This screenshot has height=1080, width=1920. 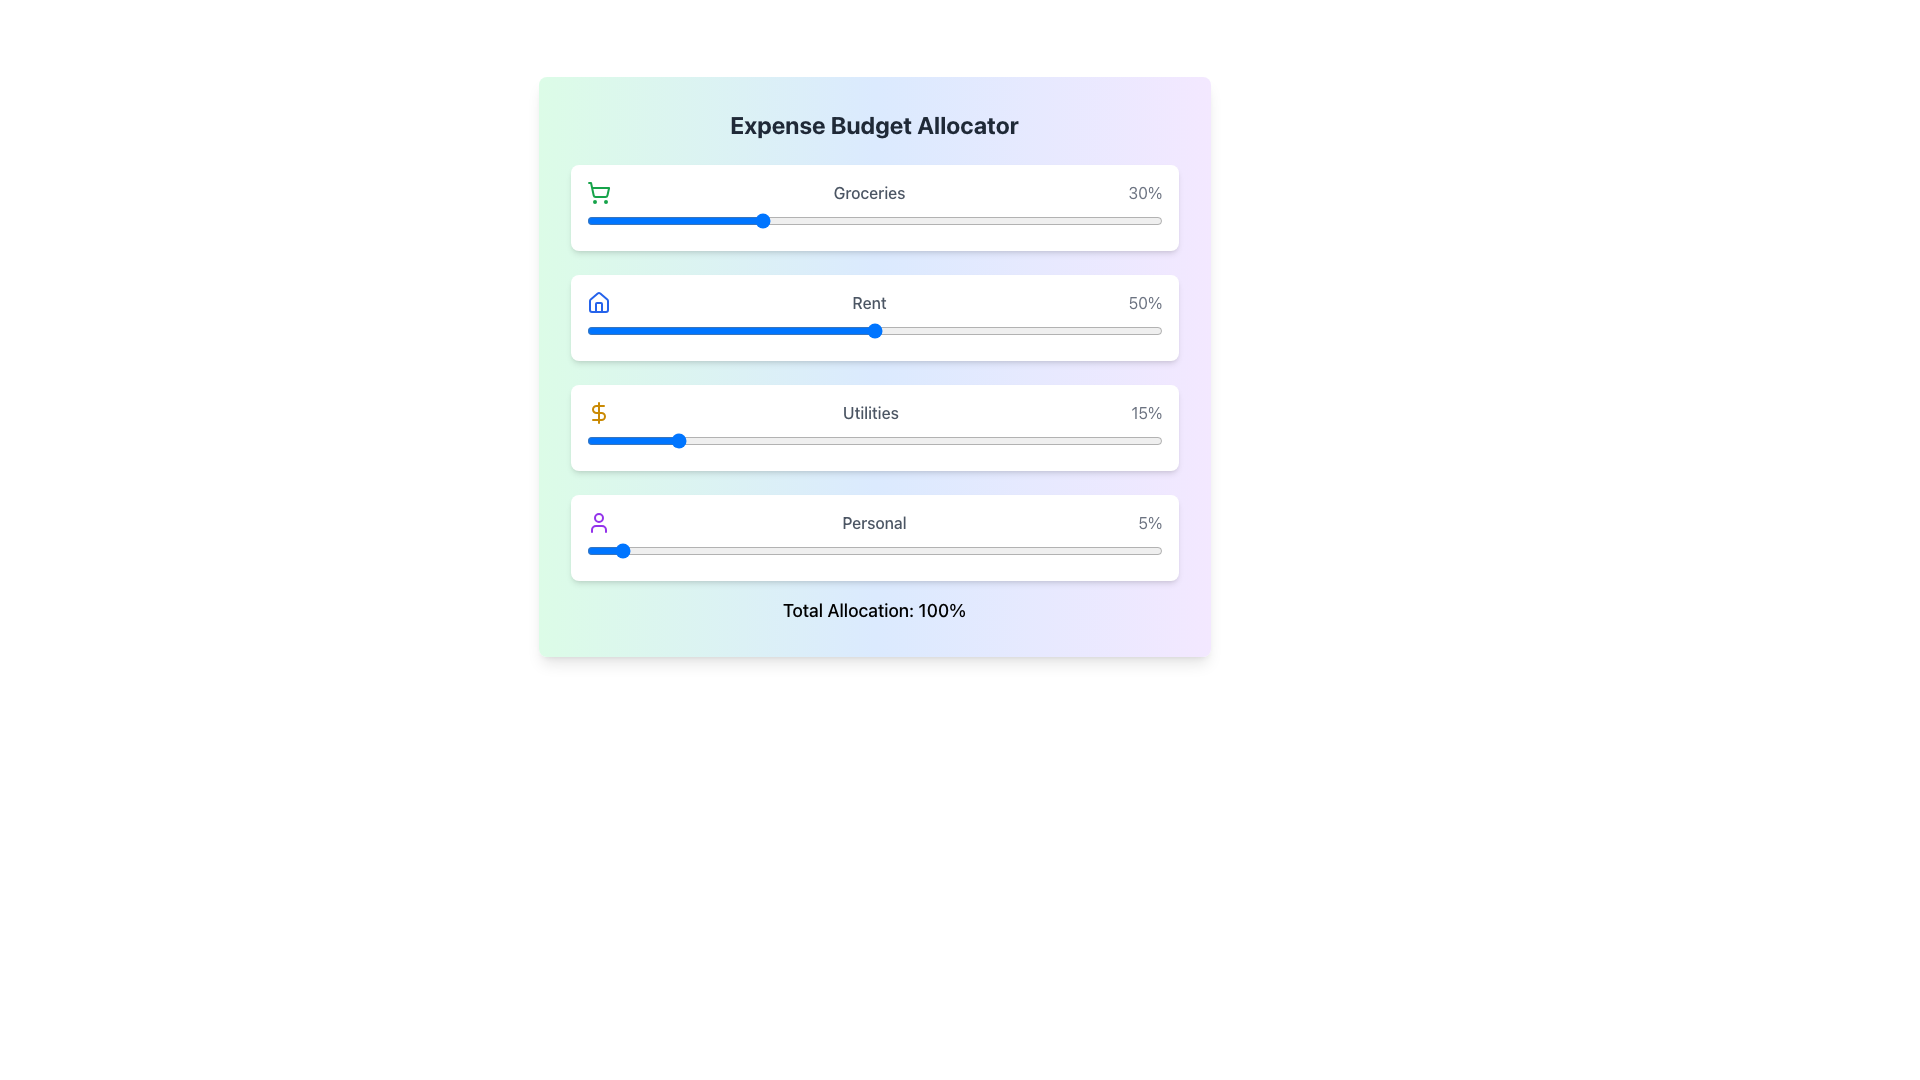 I want to click on utilities allocation, so click(x=620, y=439).